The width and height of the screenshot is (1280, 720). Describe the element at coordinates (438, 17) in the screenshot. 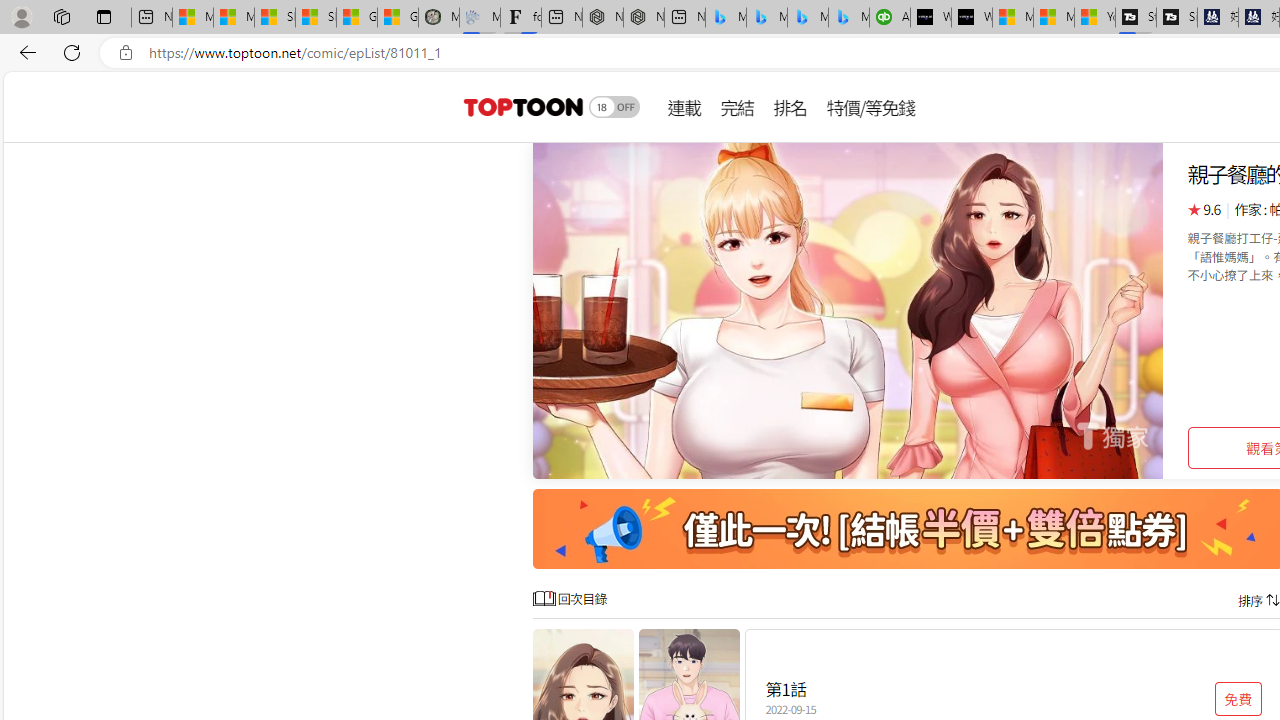

I see `'Manatee Mortality Statistics | FWC'` at that location.